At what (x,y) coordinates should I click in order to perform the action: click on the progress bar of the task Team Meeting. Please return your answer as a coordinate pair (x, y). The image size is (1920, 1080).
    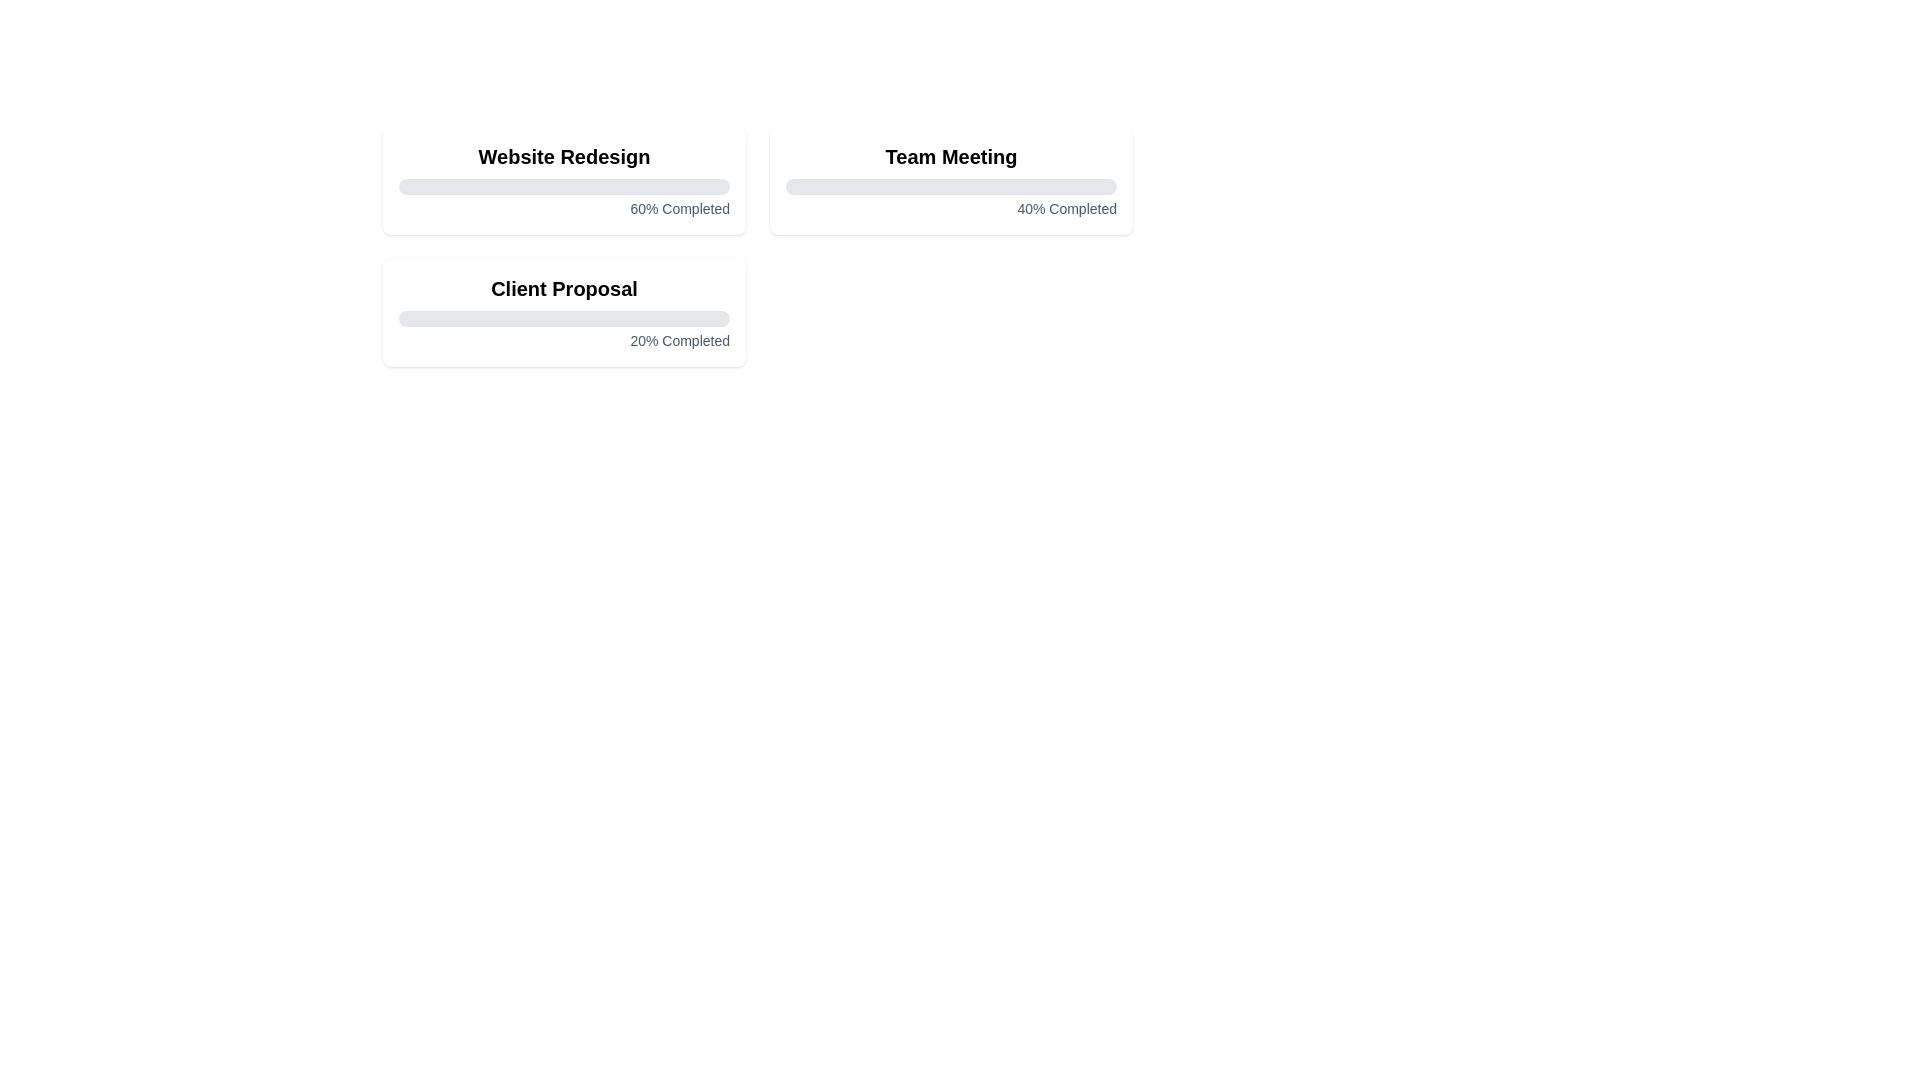
    Looking at the image, I should click on (950, 186).